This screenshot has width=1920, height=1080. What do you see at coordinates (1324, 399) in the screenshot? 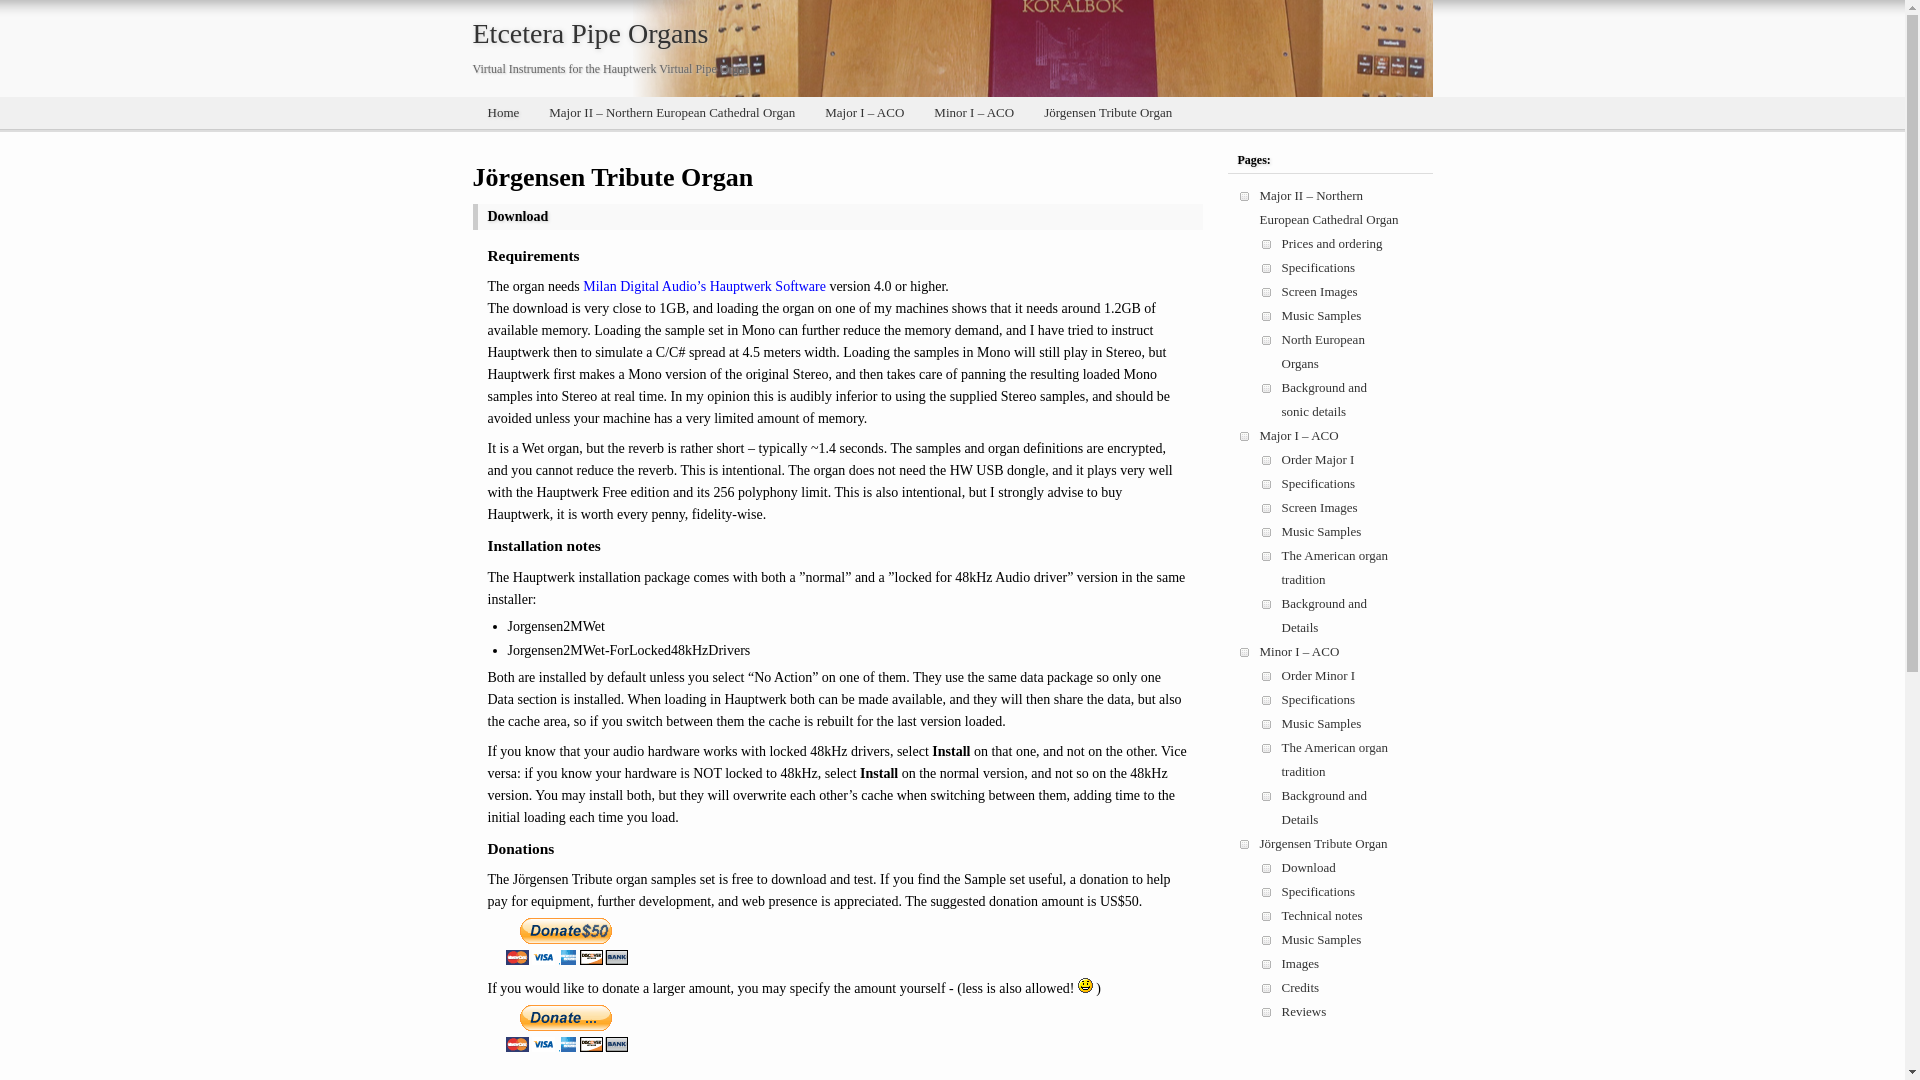
I see `'Background and sonic details'` at bounding box center [1324, 399].